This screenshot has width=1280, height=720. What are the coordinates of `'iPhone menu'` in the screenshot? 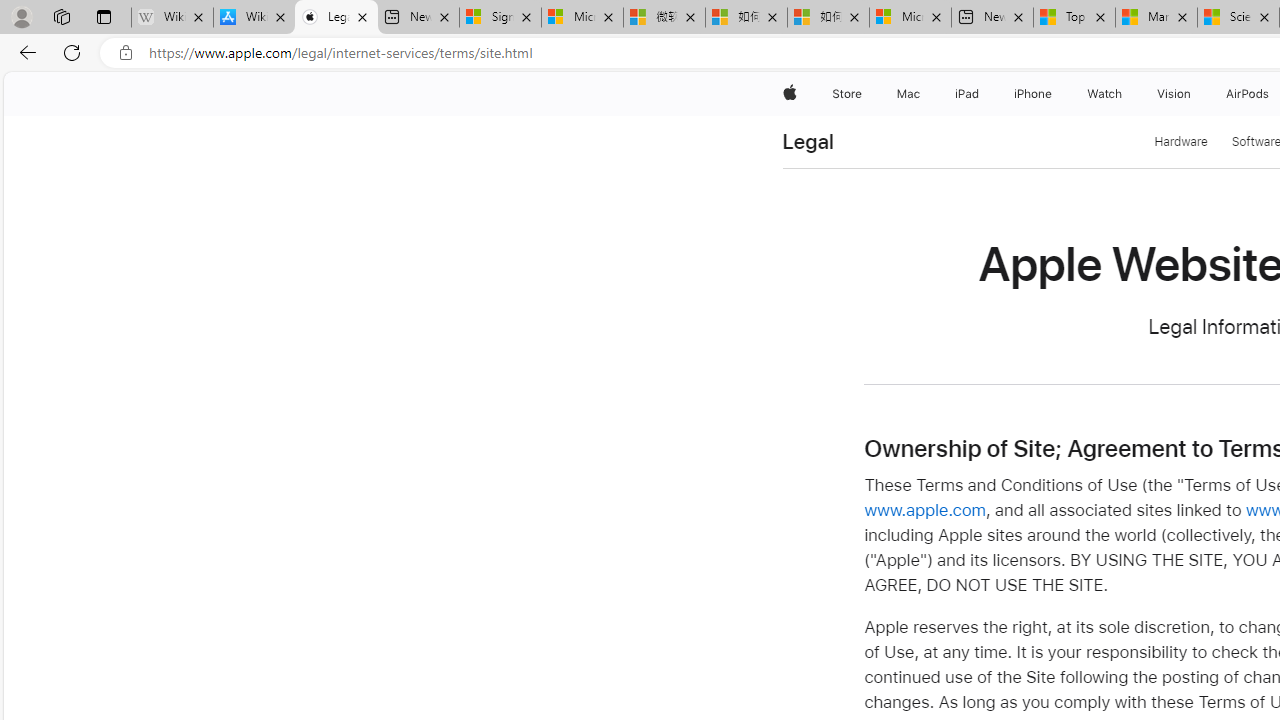 It's located at (1055, 93).